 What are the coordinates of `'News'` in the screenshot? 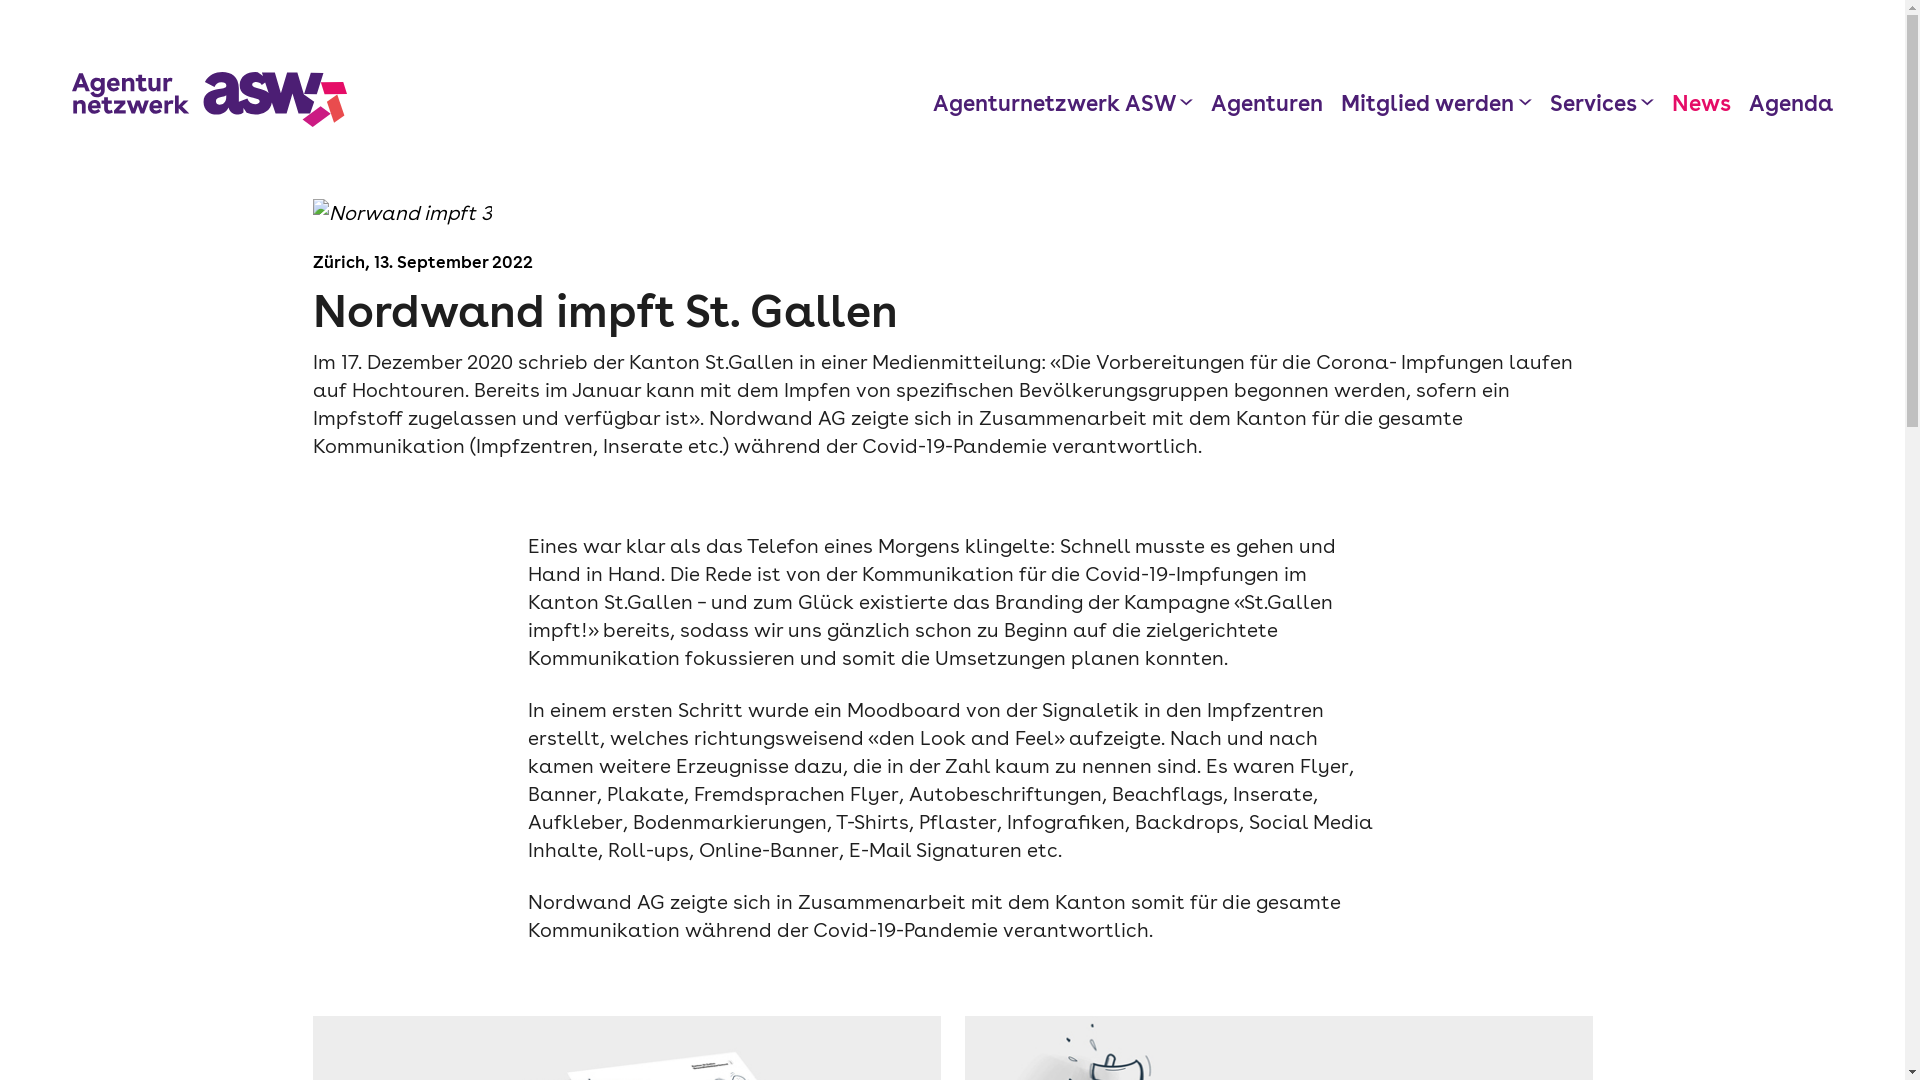 It's located at (1671, 103).